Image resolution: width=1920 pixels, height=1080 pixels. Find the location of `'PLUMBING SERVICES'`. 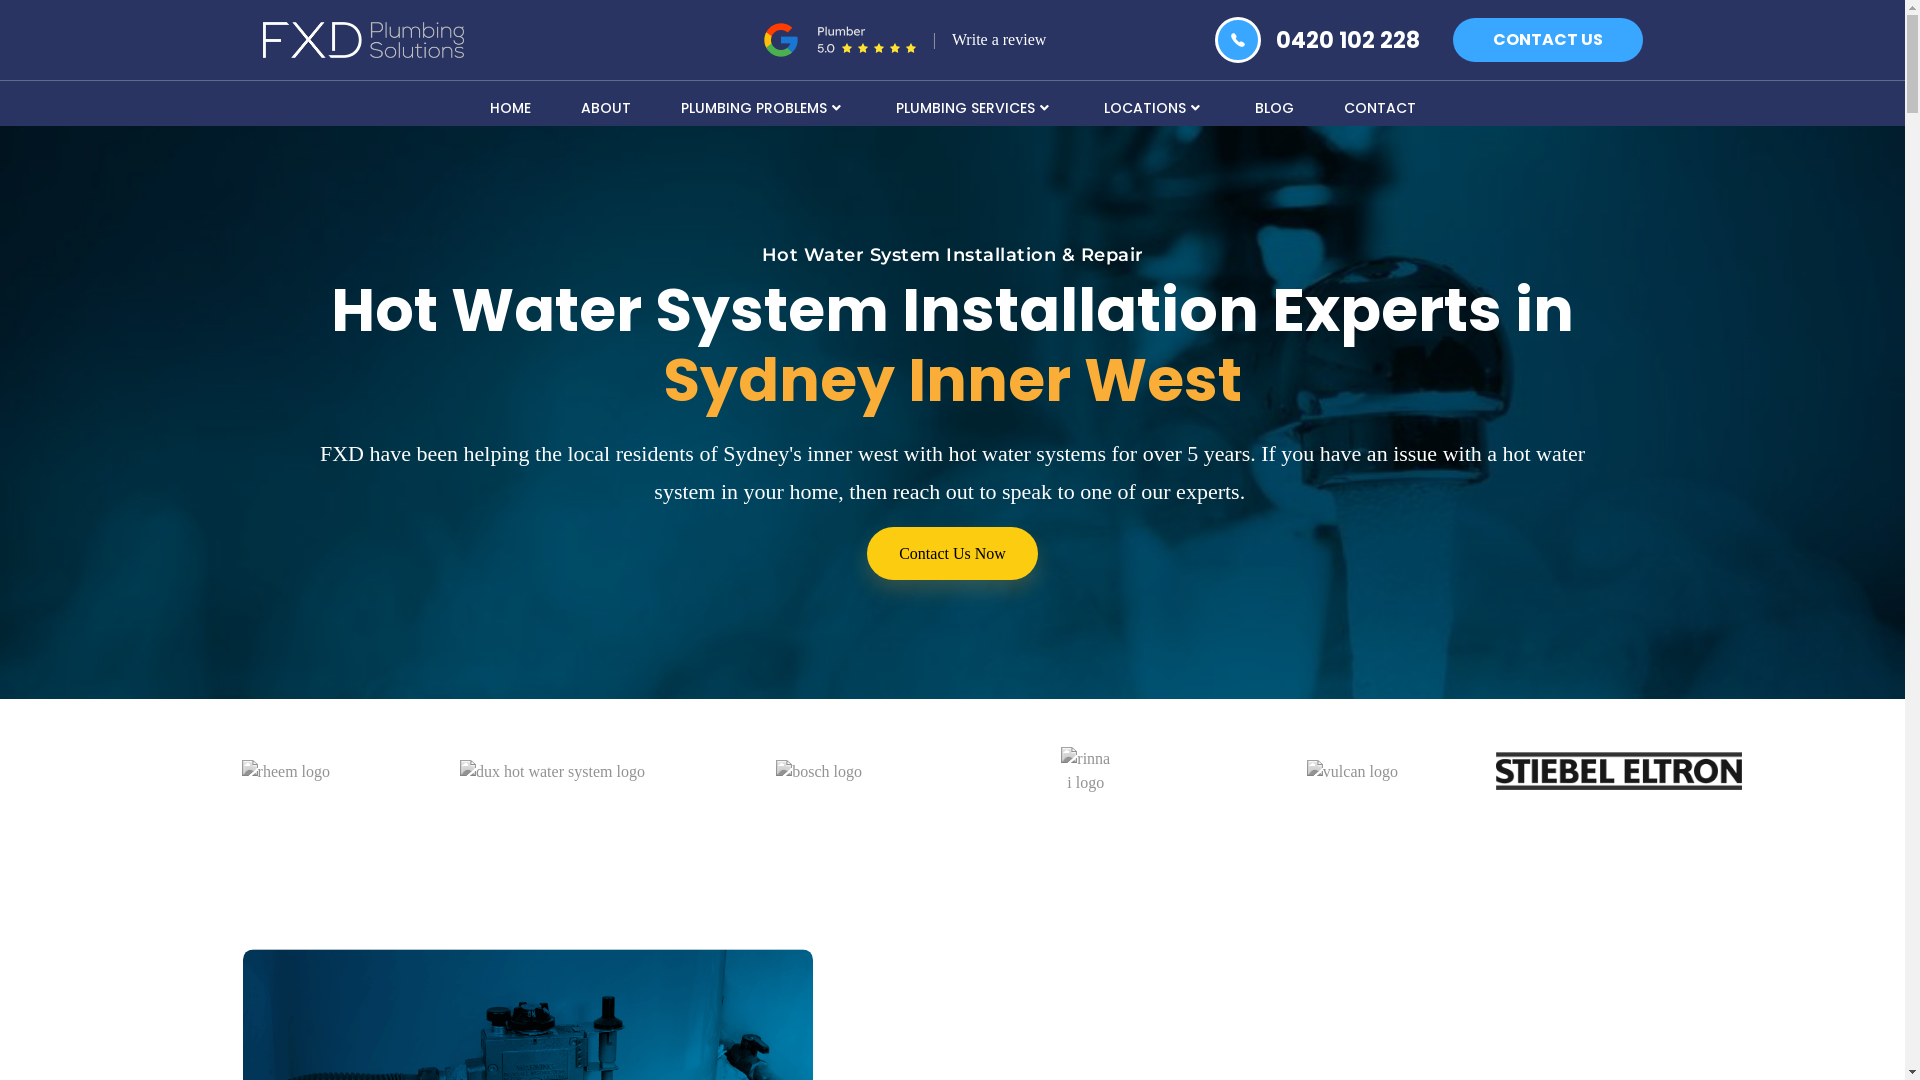

'PLUMBING SERVICES' is located at coordinates (974, 105).